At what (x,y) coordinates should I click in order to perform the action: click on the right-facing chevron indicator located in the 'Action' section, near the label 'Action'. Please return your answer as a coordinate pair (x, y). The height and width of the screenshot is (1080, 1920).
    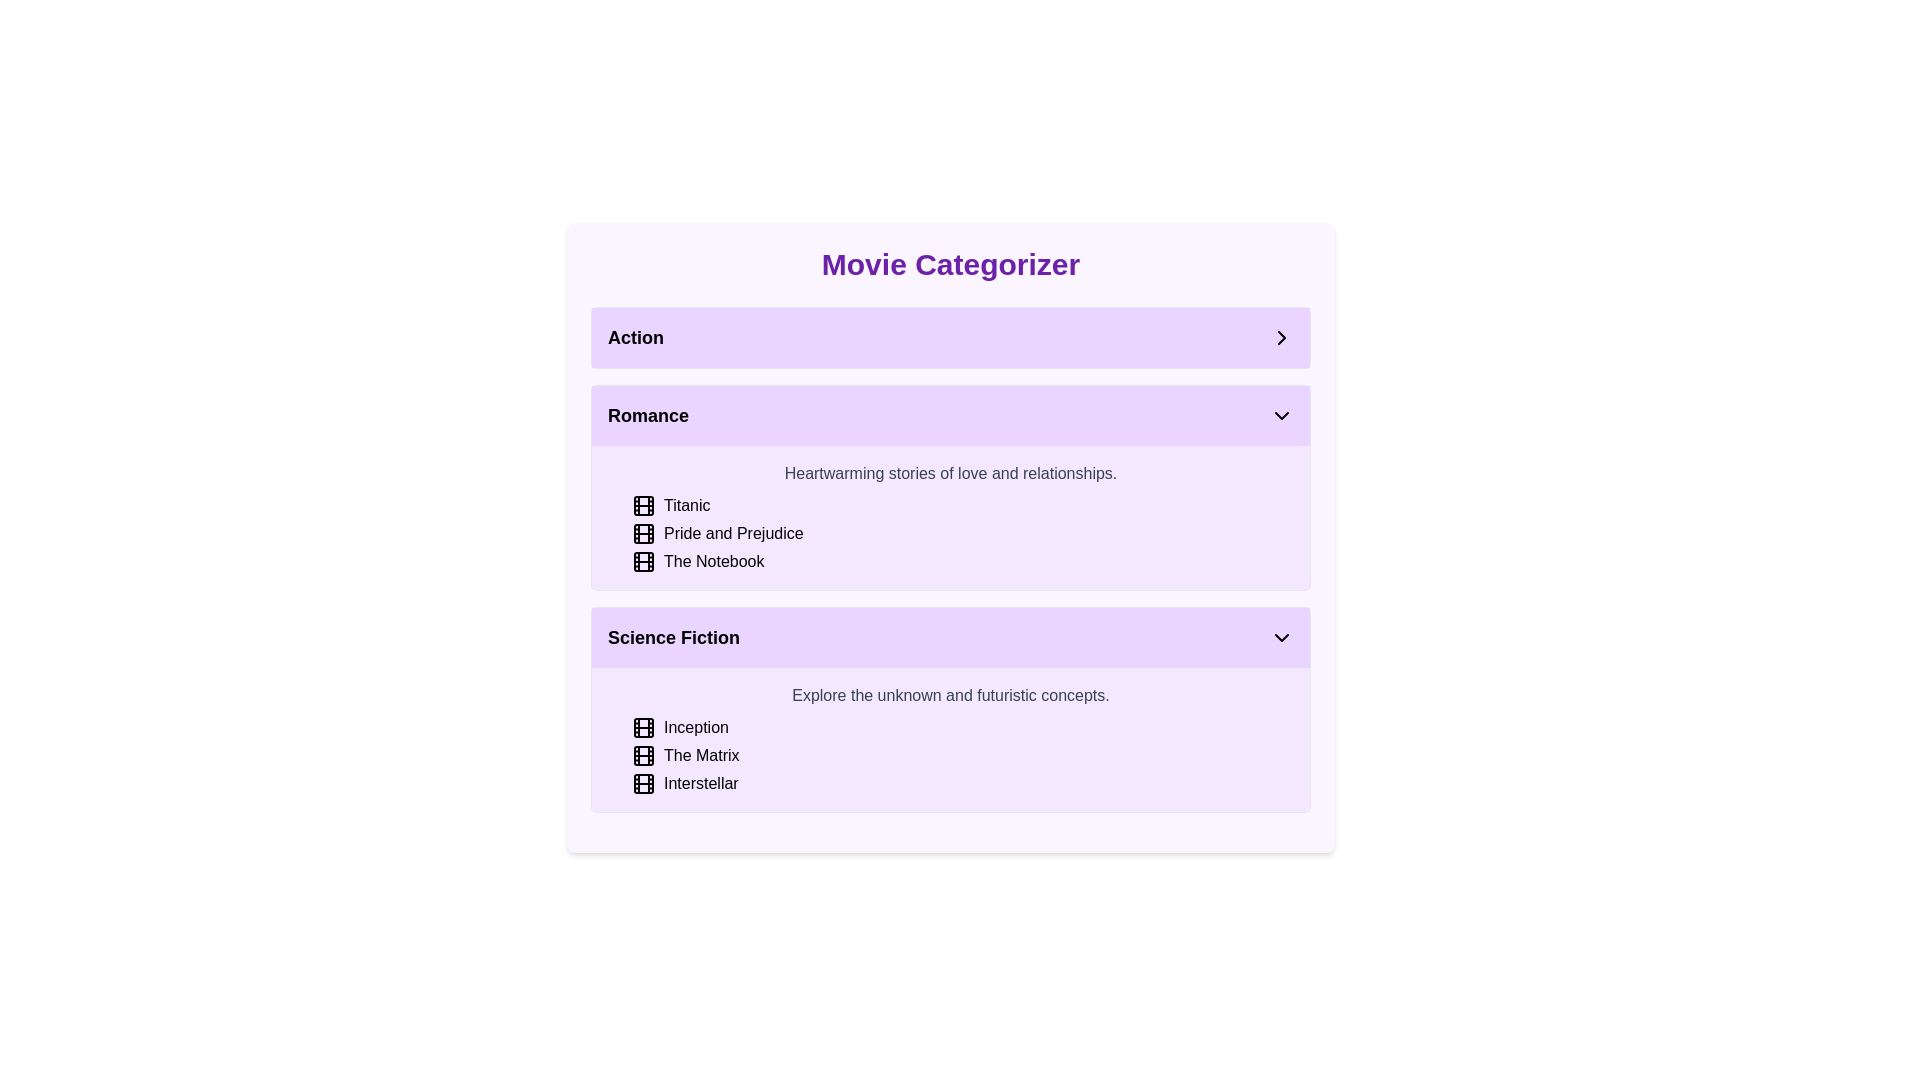
    Looking at the image, I should click on (1281, 337).